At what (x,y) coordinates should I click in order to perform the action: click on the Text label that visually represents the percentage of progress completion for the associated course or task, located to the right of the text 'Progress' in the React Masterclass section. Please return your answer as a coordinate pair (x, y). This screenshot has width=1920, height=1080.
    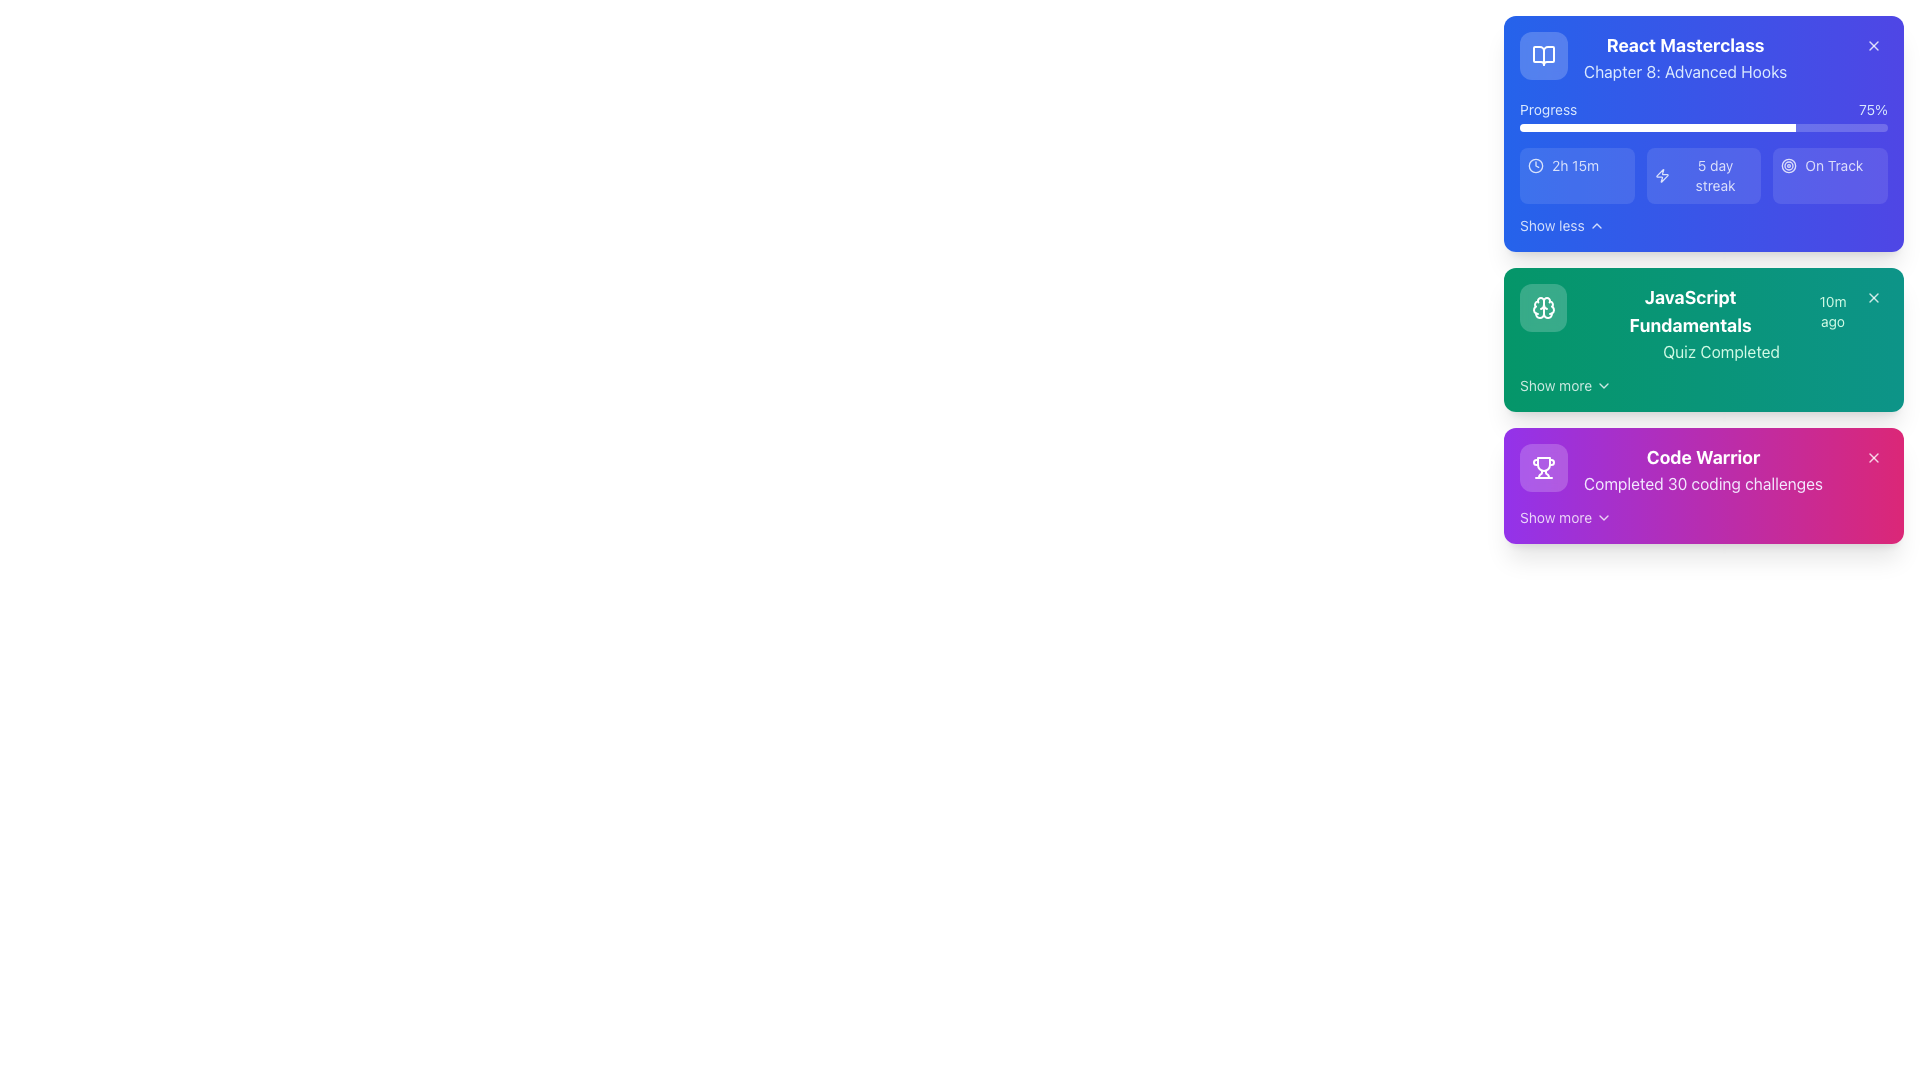
    Looking at the image, I should click on (1872, 110).